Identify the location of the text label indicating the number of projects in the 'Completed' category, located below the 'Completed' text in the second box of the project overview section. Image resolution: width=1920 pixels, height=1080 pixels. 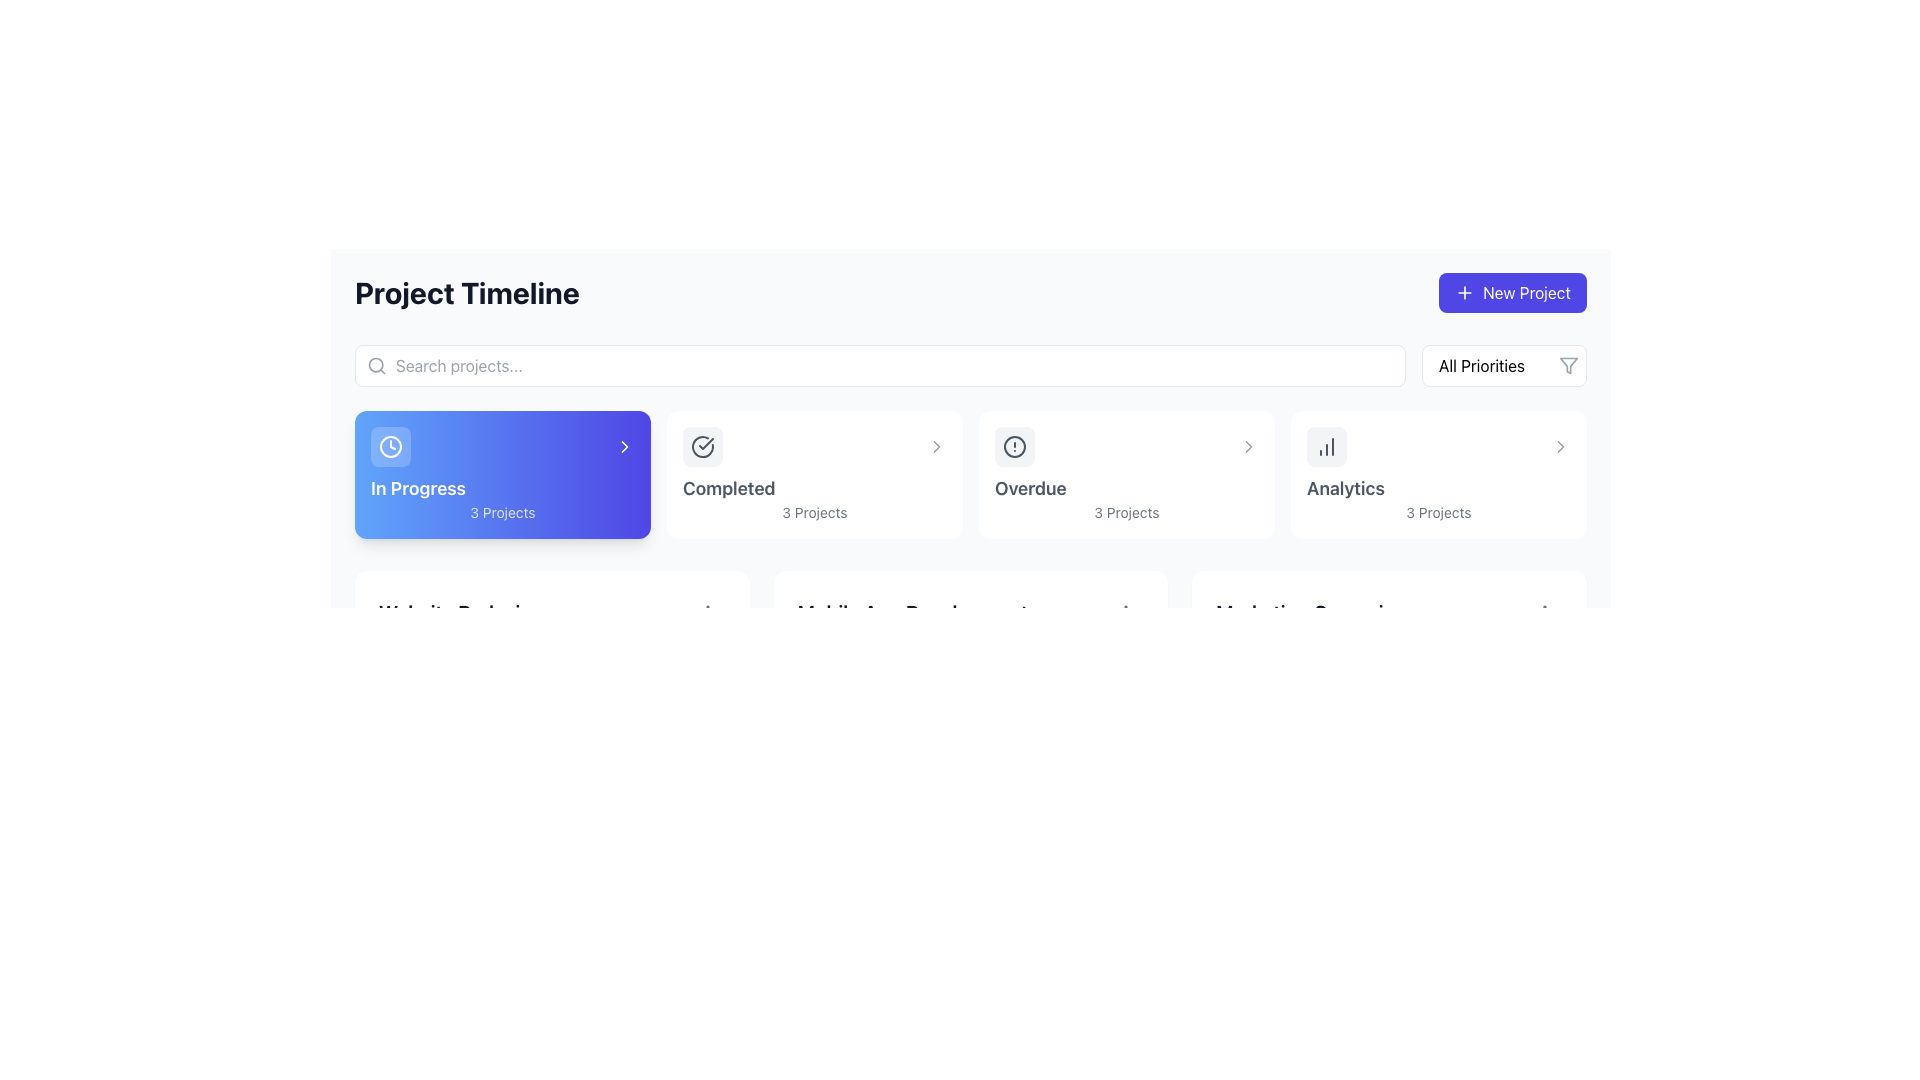
(815, 512).